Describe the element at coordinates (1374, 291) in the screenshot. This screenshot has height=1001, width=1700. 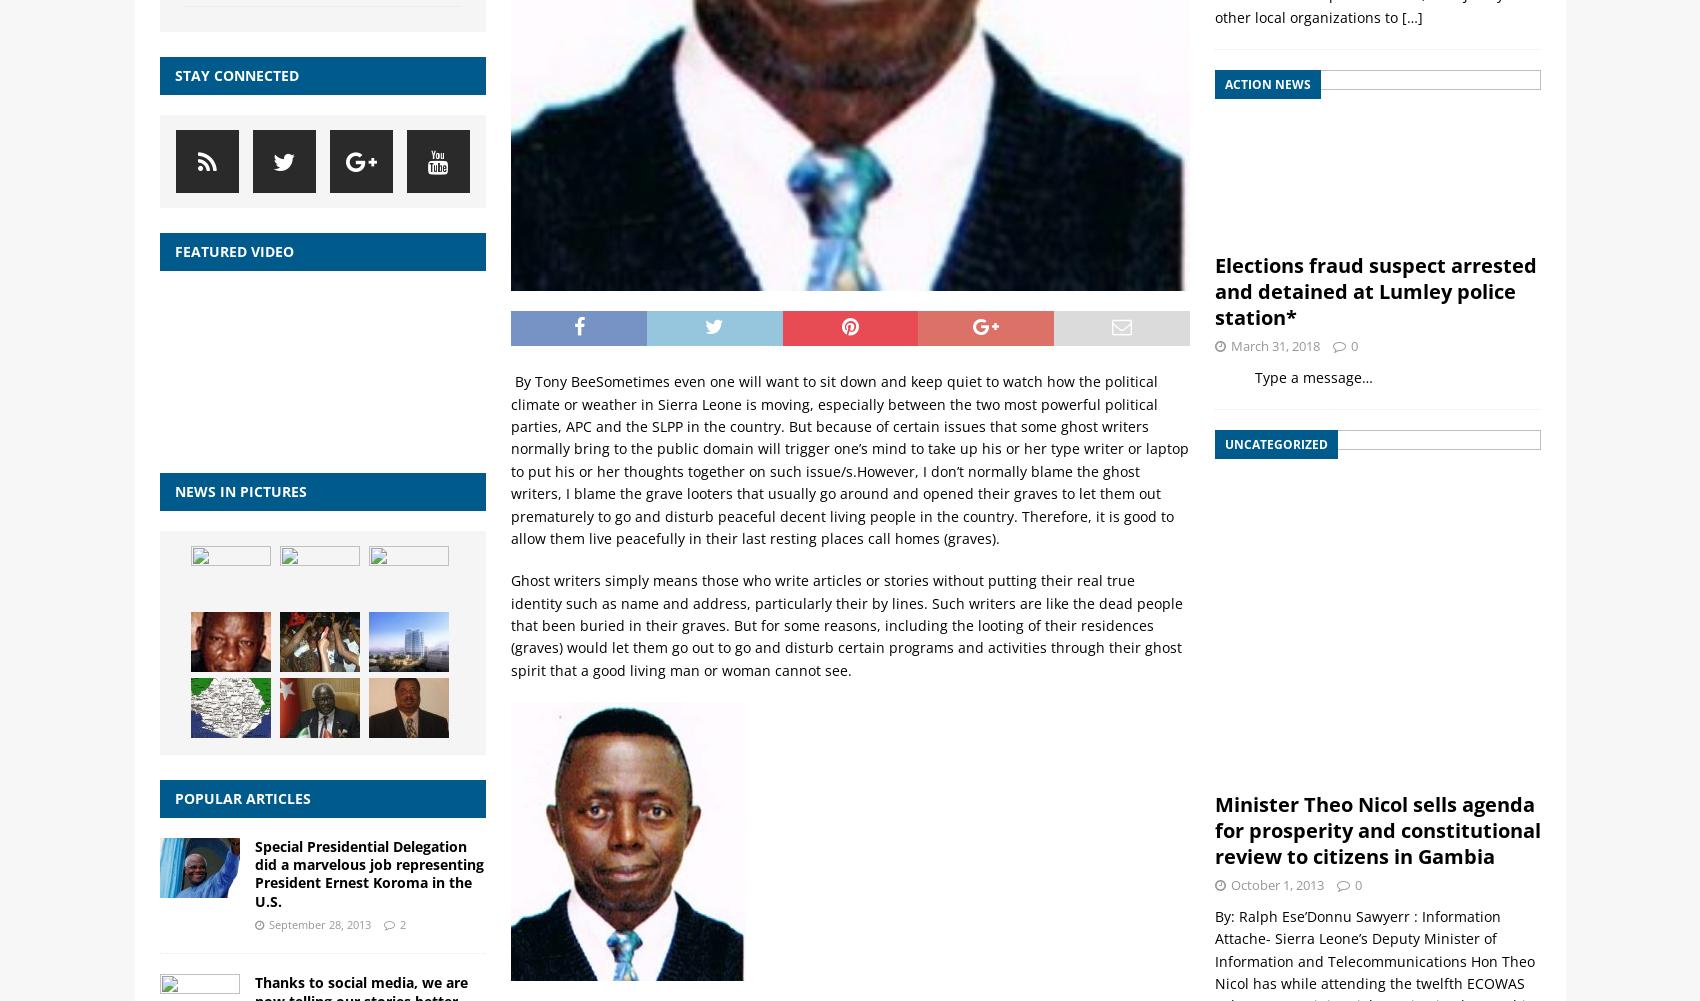
I see `'Elections fraud suspect arrested and detained at Lumley police station*'` at that location.